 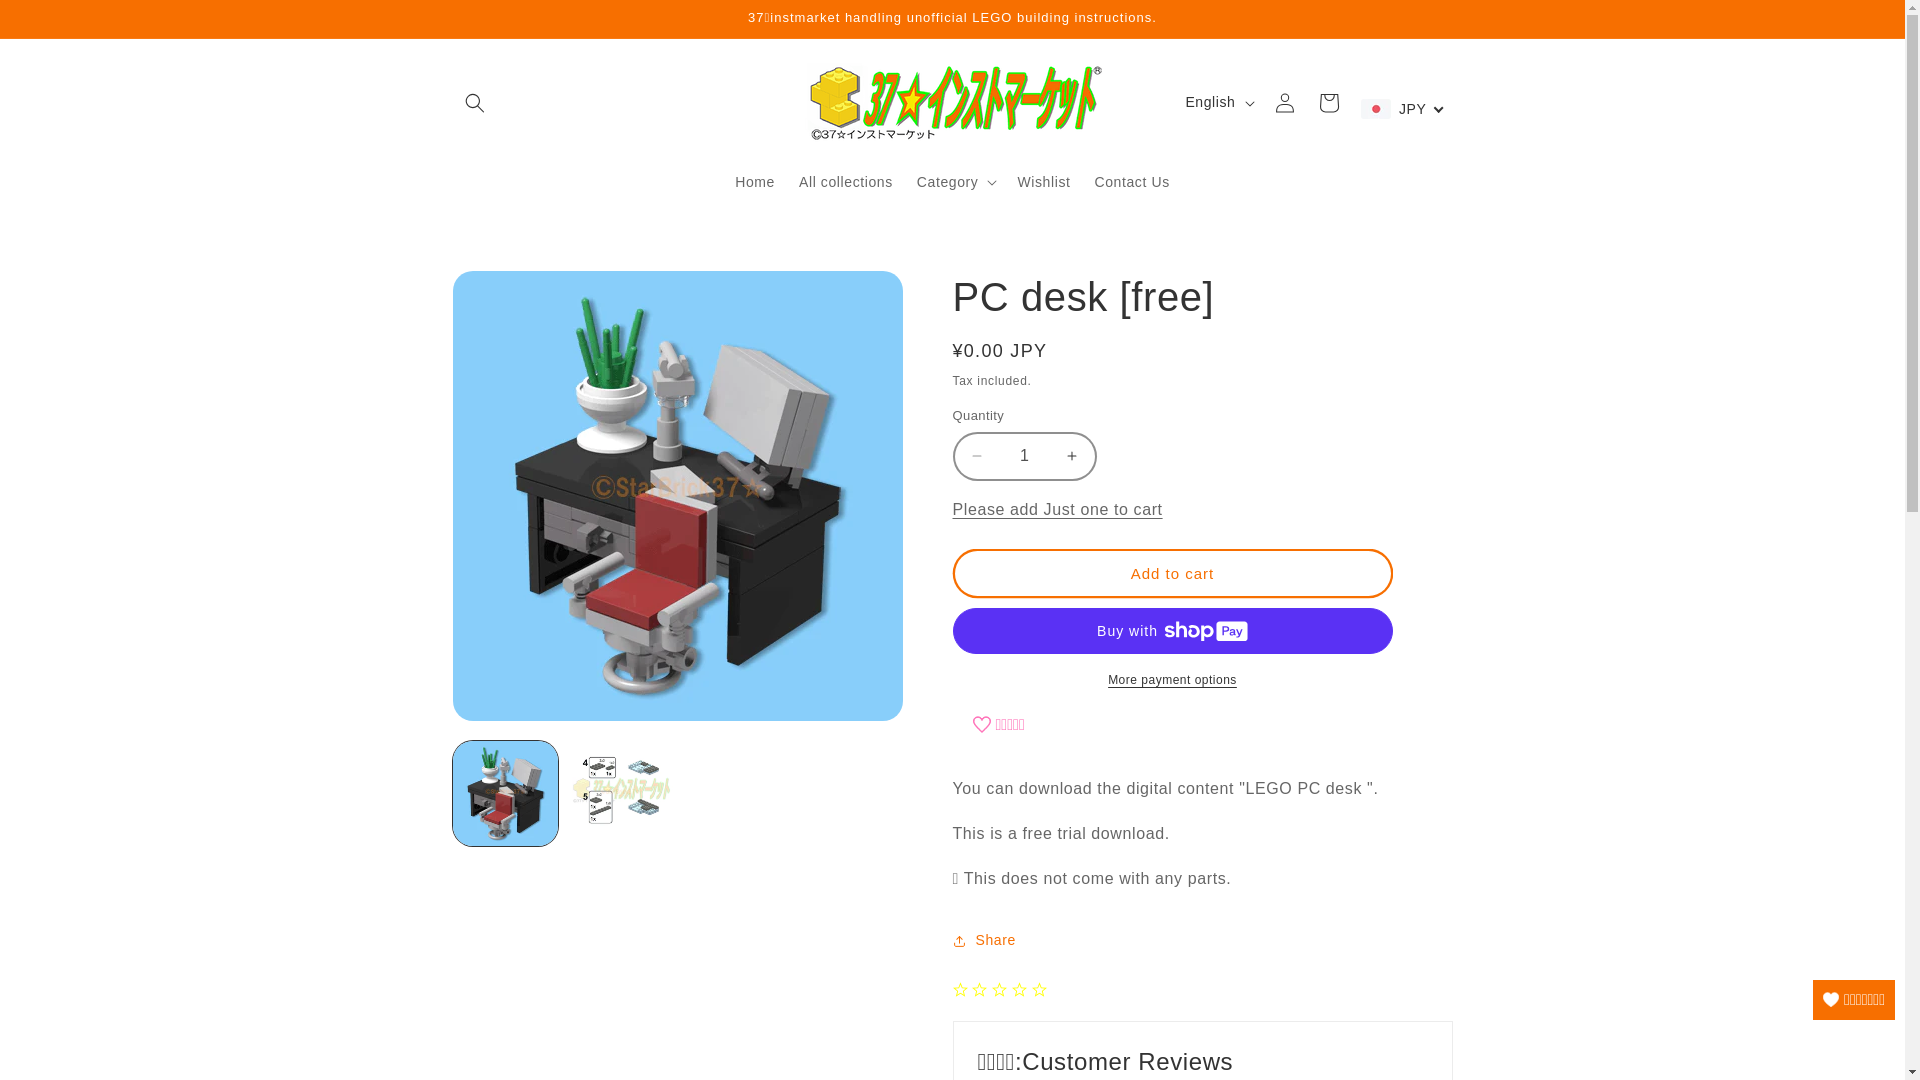 What do you see at coordinates (513, 294) in the screenshot?
I see `'Skip to product information'` at bounding box center [513, 294].